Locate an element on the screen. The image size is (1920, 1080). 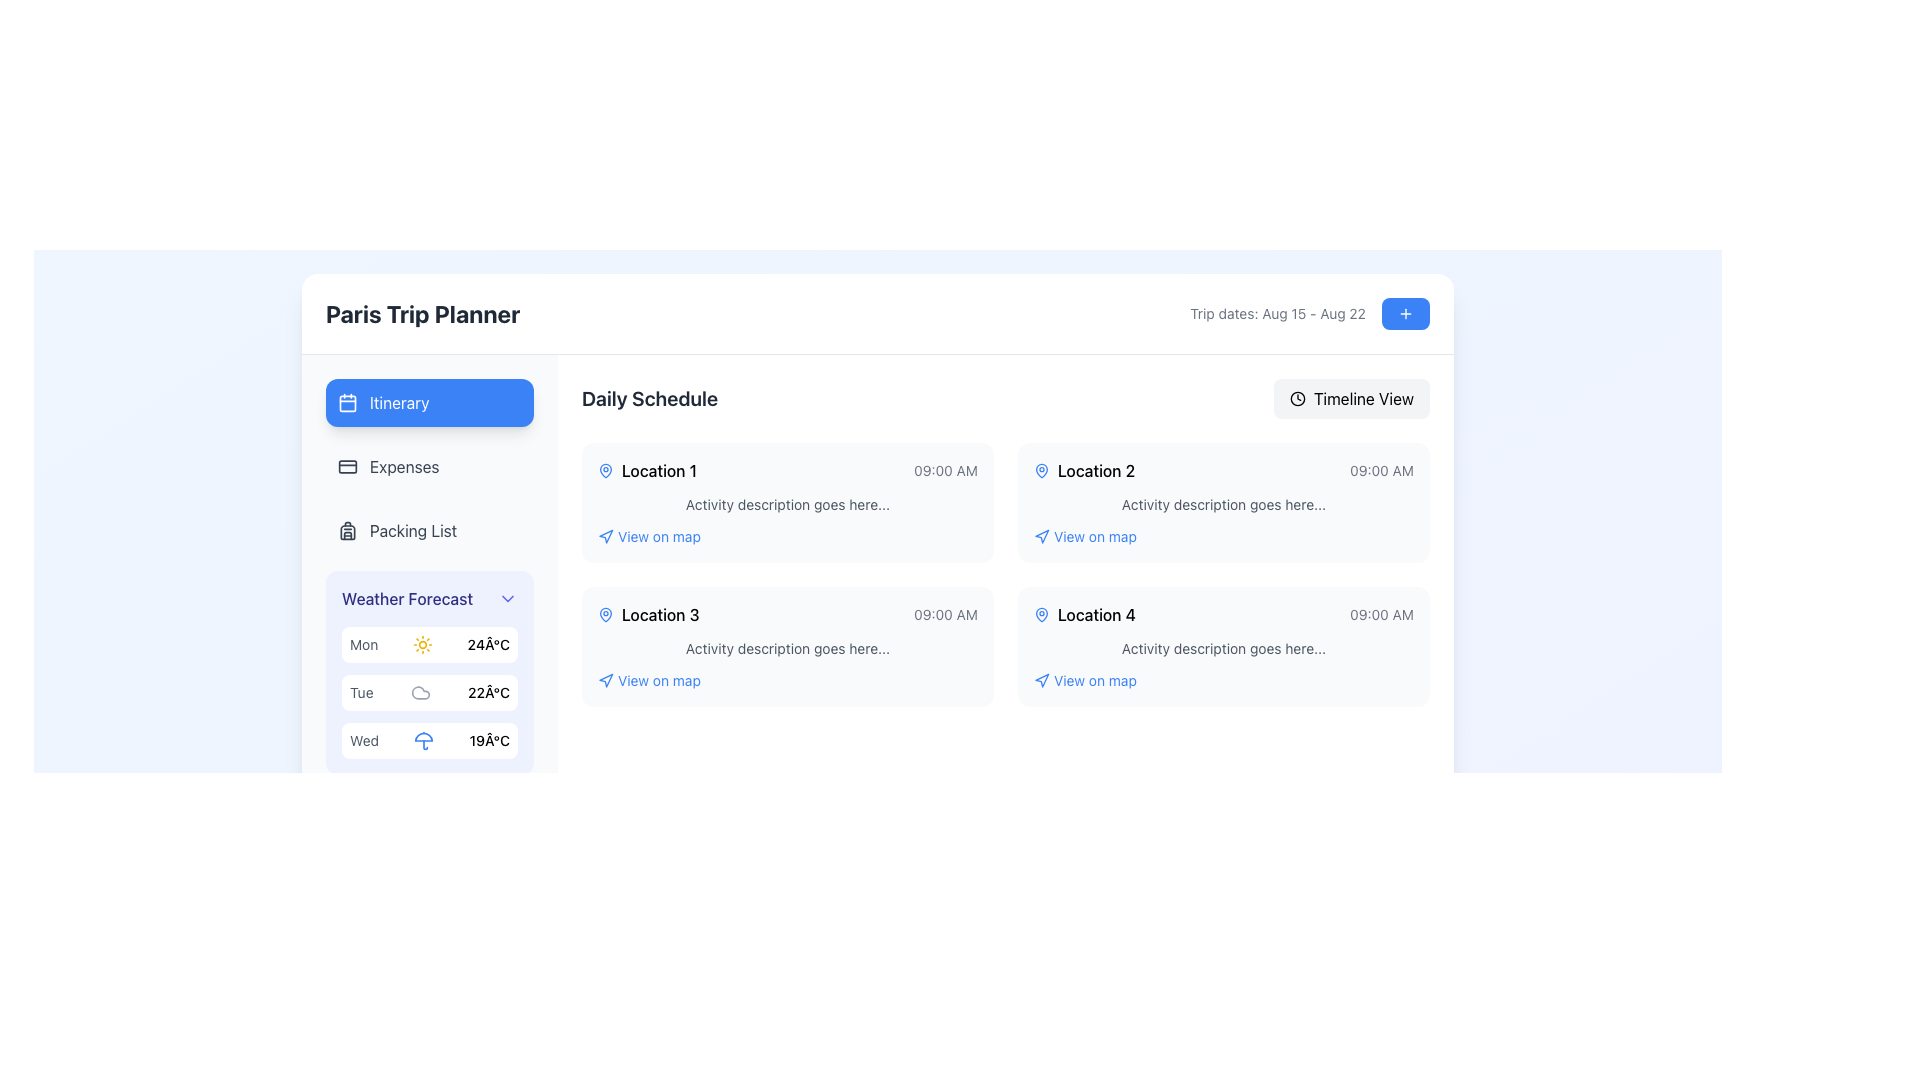
the circular clock icon on the top-right corner of the interface is located at coordinates (1297, 398).